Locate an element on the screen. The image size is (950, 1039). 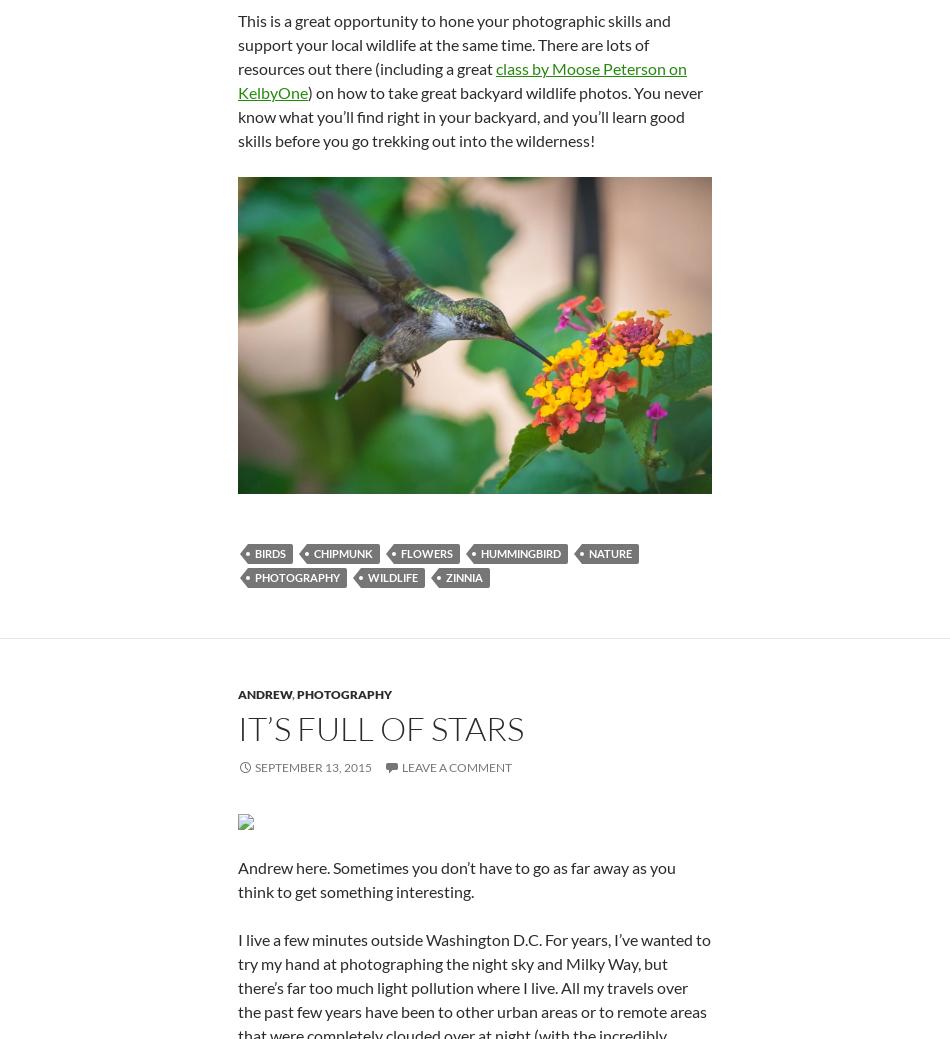
'hummingbird' is located at coordinates (520, 552).